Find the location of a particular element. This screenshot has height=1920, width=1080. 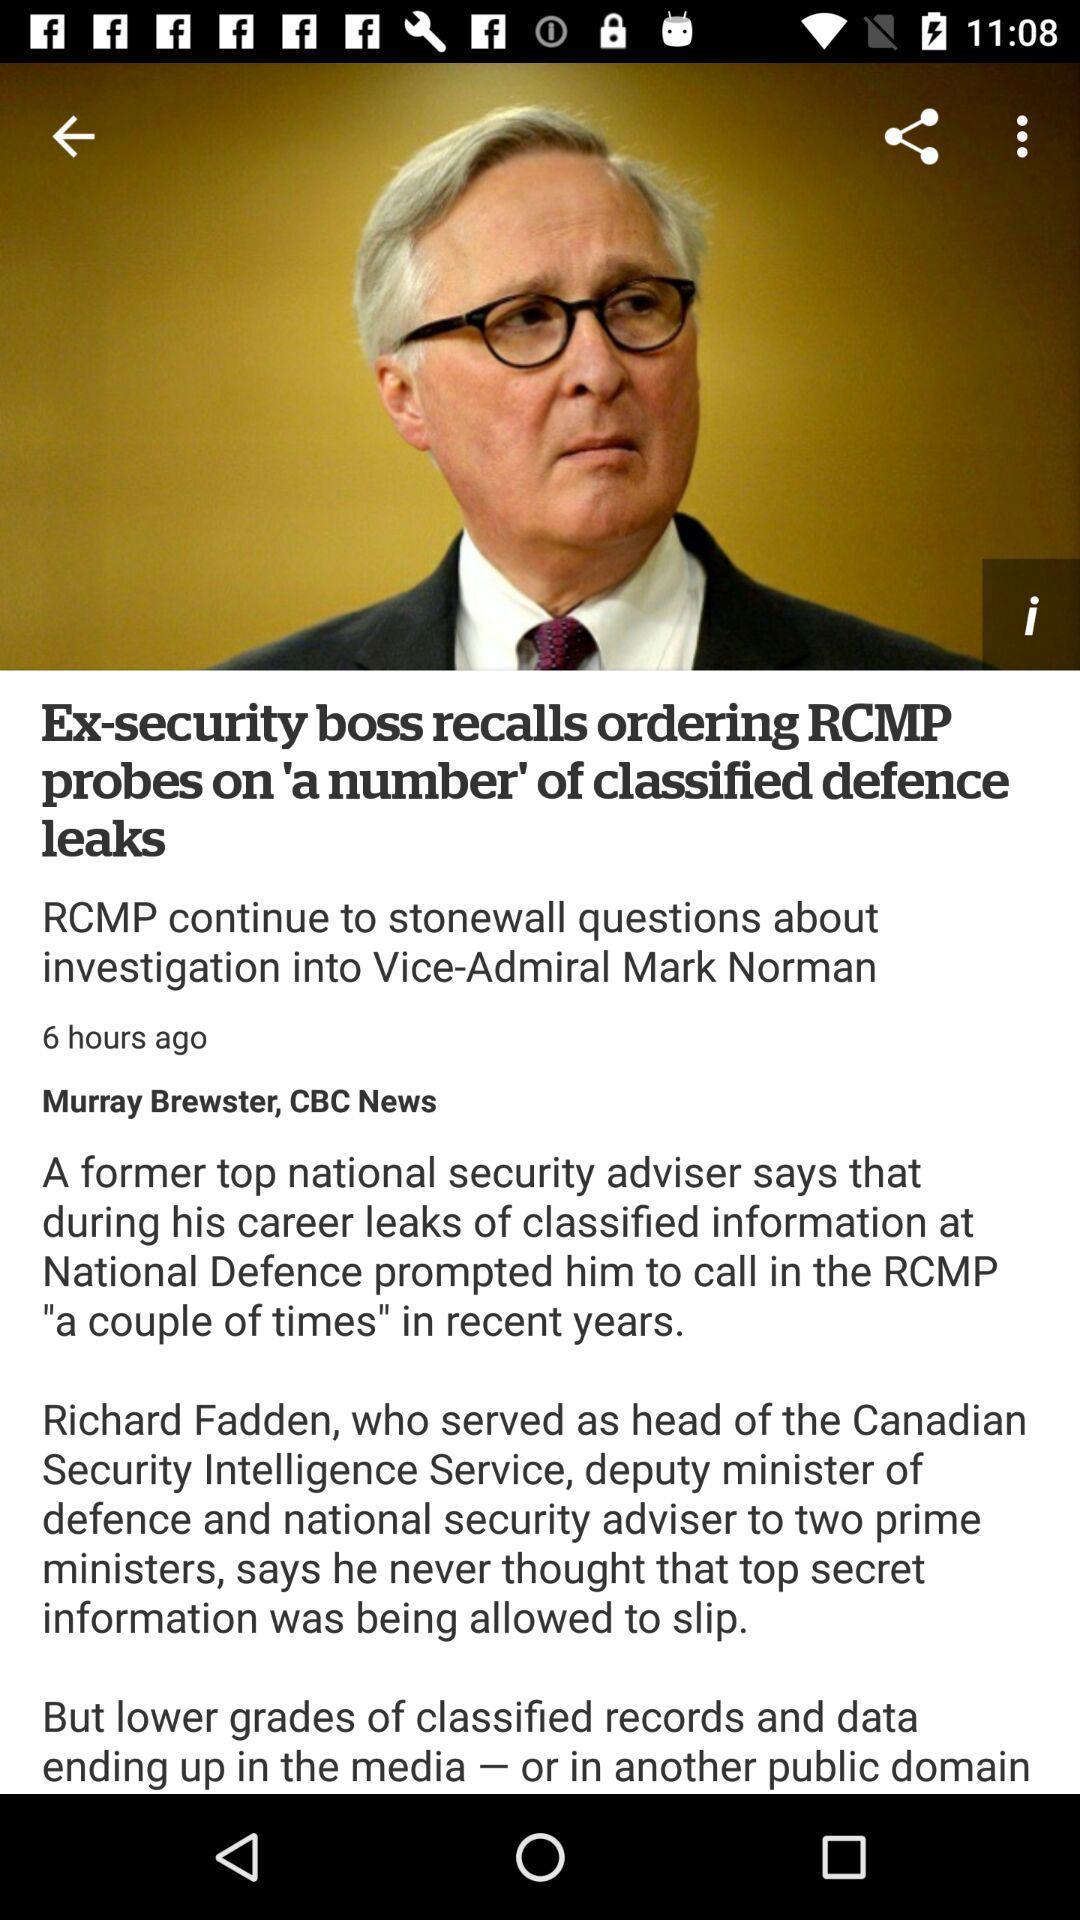

icon below rcmp continue to icon is located at coordinates (124, 1036).